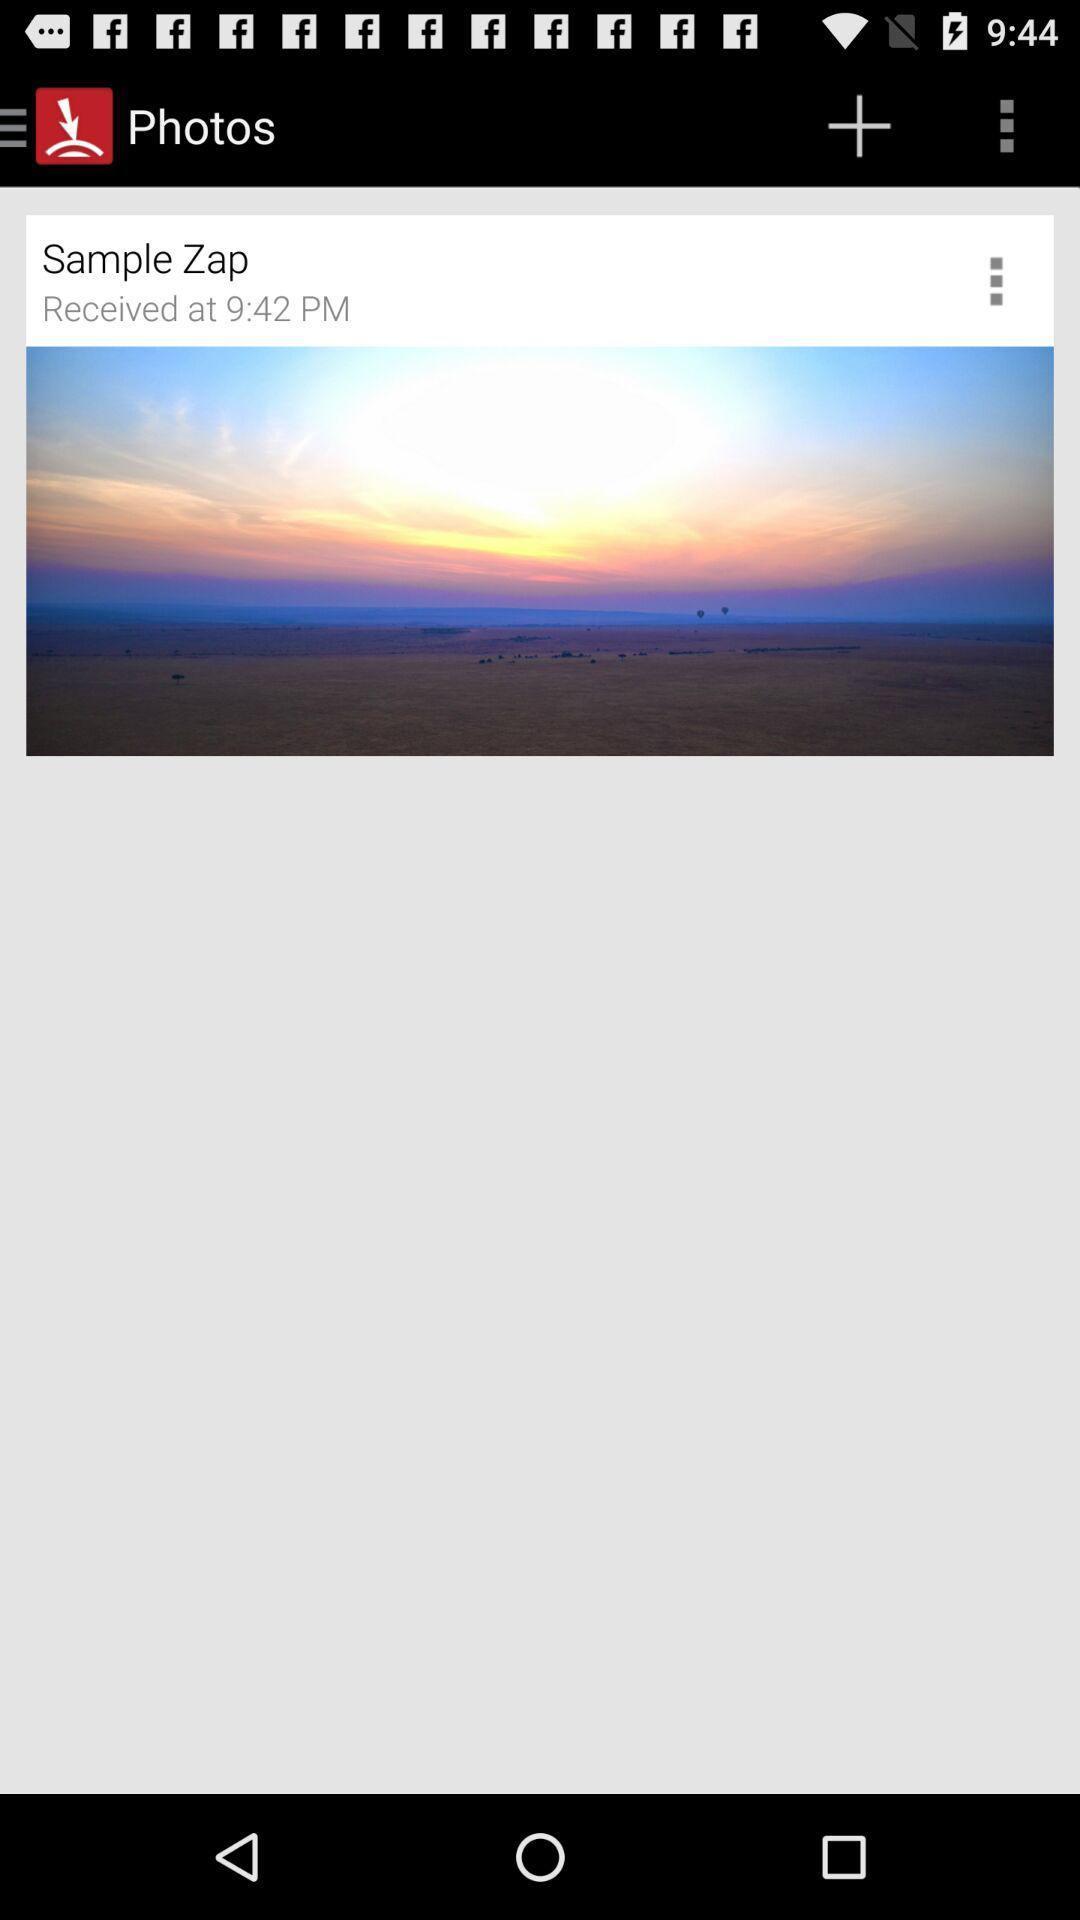 This screenshot has height=1920, width=1080. Describe the element at coordinates (1003, 279) in the screenshot. I see `configuration button` at that location.